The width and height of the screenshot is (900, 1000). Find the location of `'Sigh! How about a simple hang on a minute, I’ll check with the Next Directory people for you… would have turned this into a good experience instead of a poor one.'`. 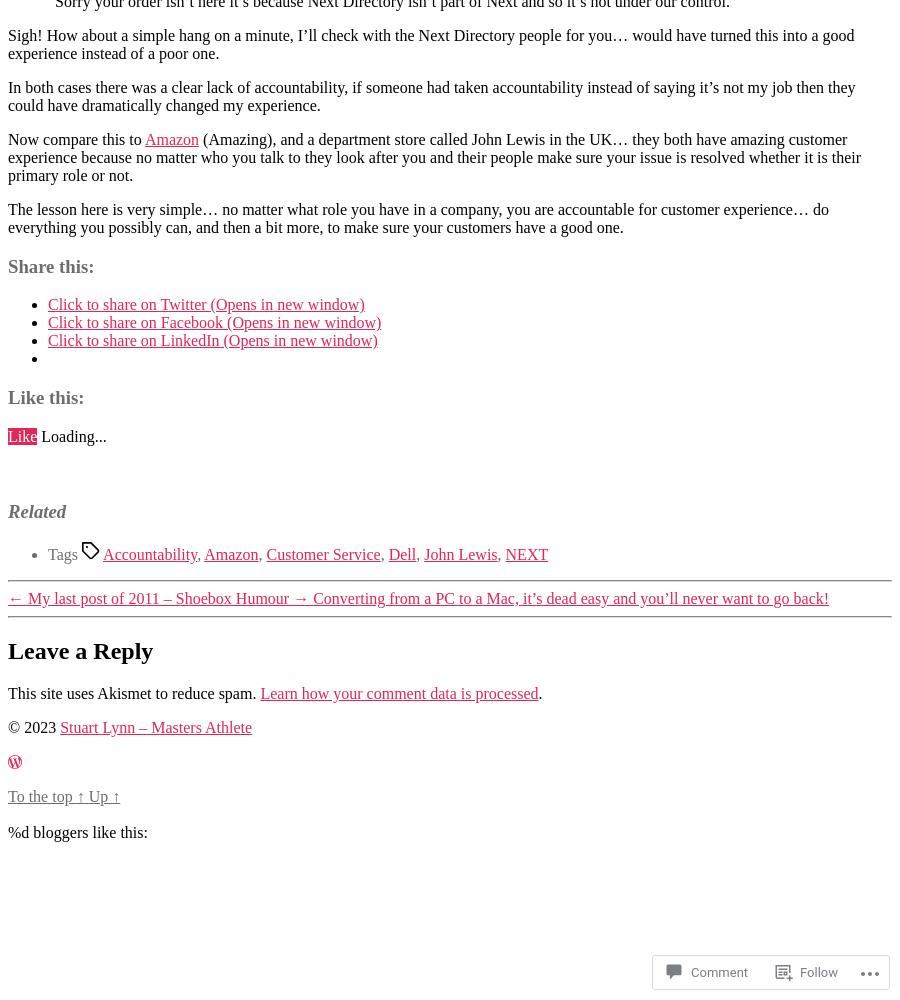

'Sigh! How about a simple hang on a minute, I’ll check with the Next Directory people for you… would have turned this into a good experience instead of a poor one.' is located at coordinates (431, 43).